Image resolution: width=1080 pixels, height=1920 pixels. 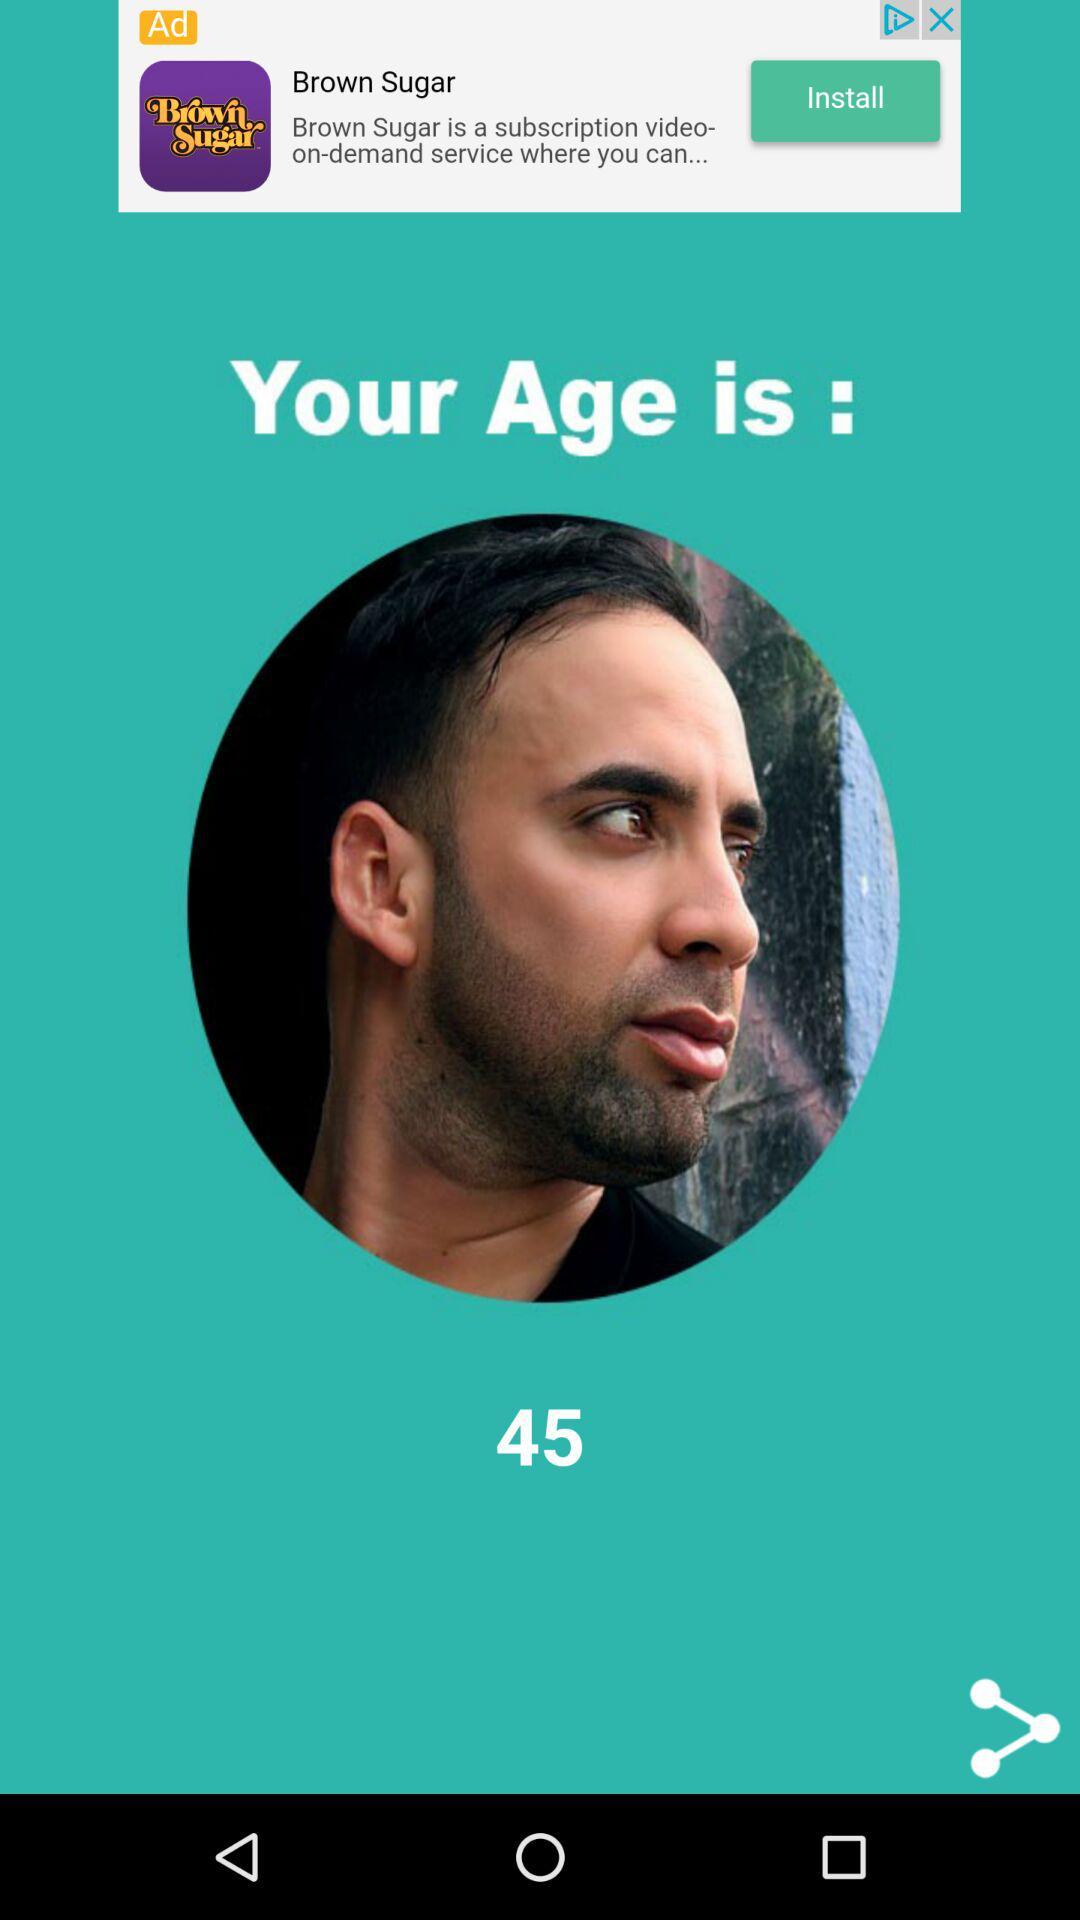 What do you see at coordinates (538, 105) in the screenshot?
I see `advertisement website` at bounding box center [538, 105].